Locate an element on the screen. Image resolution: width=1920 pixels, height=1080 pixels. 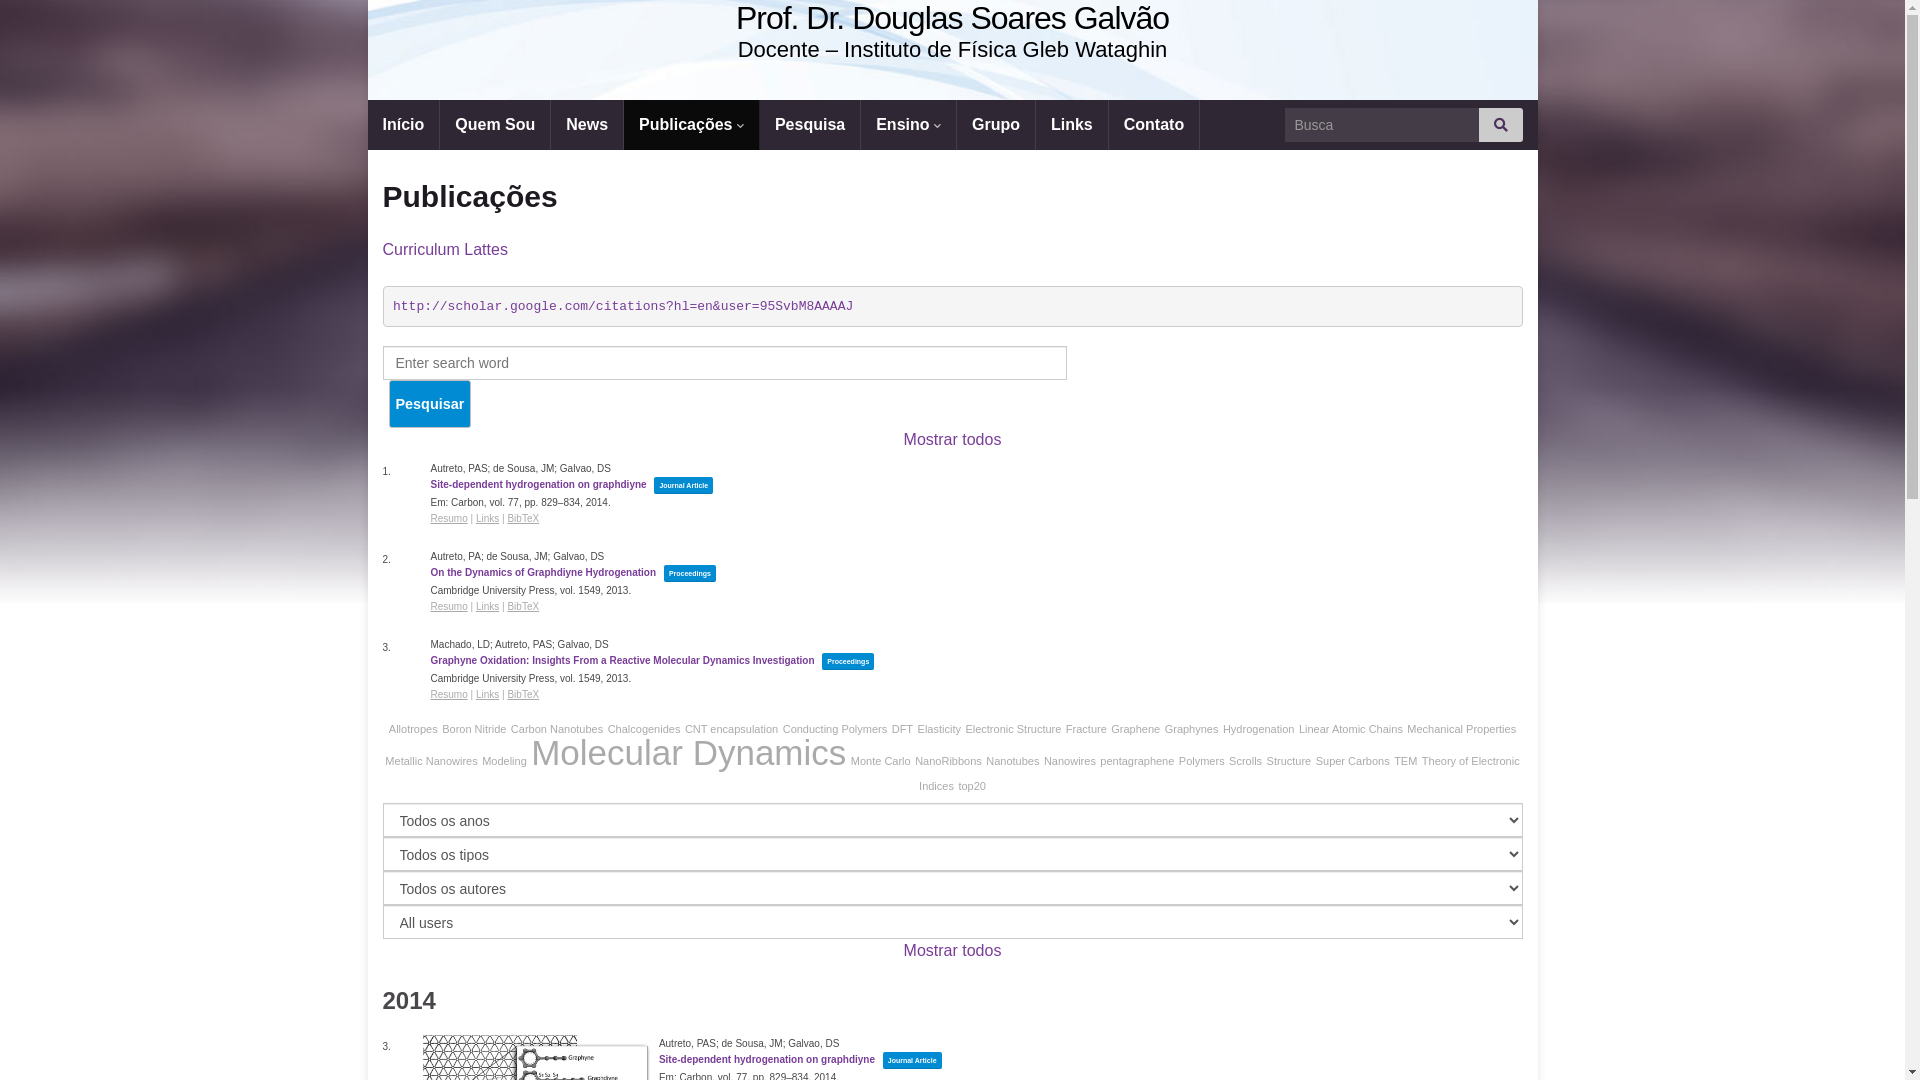
'Scrolls' is located at coordinates (1244, 760).